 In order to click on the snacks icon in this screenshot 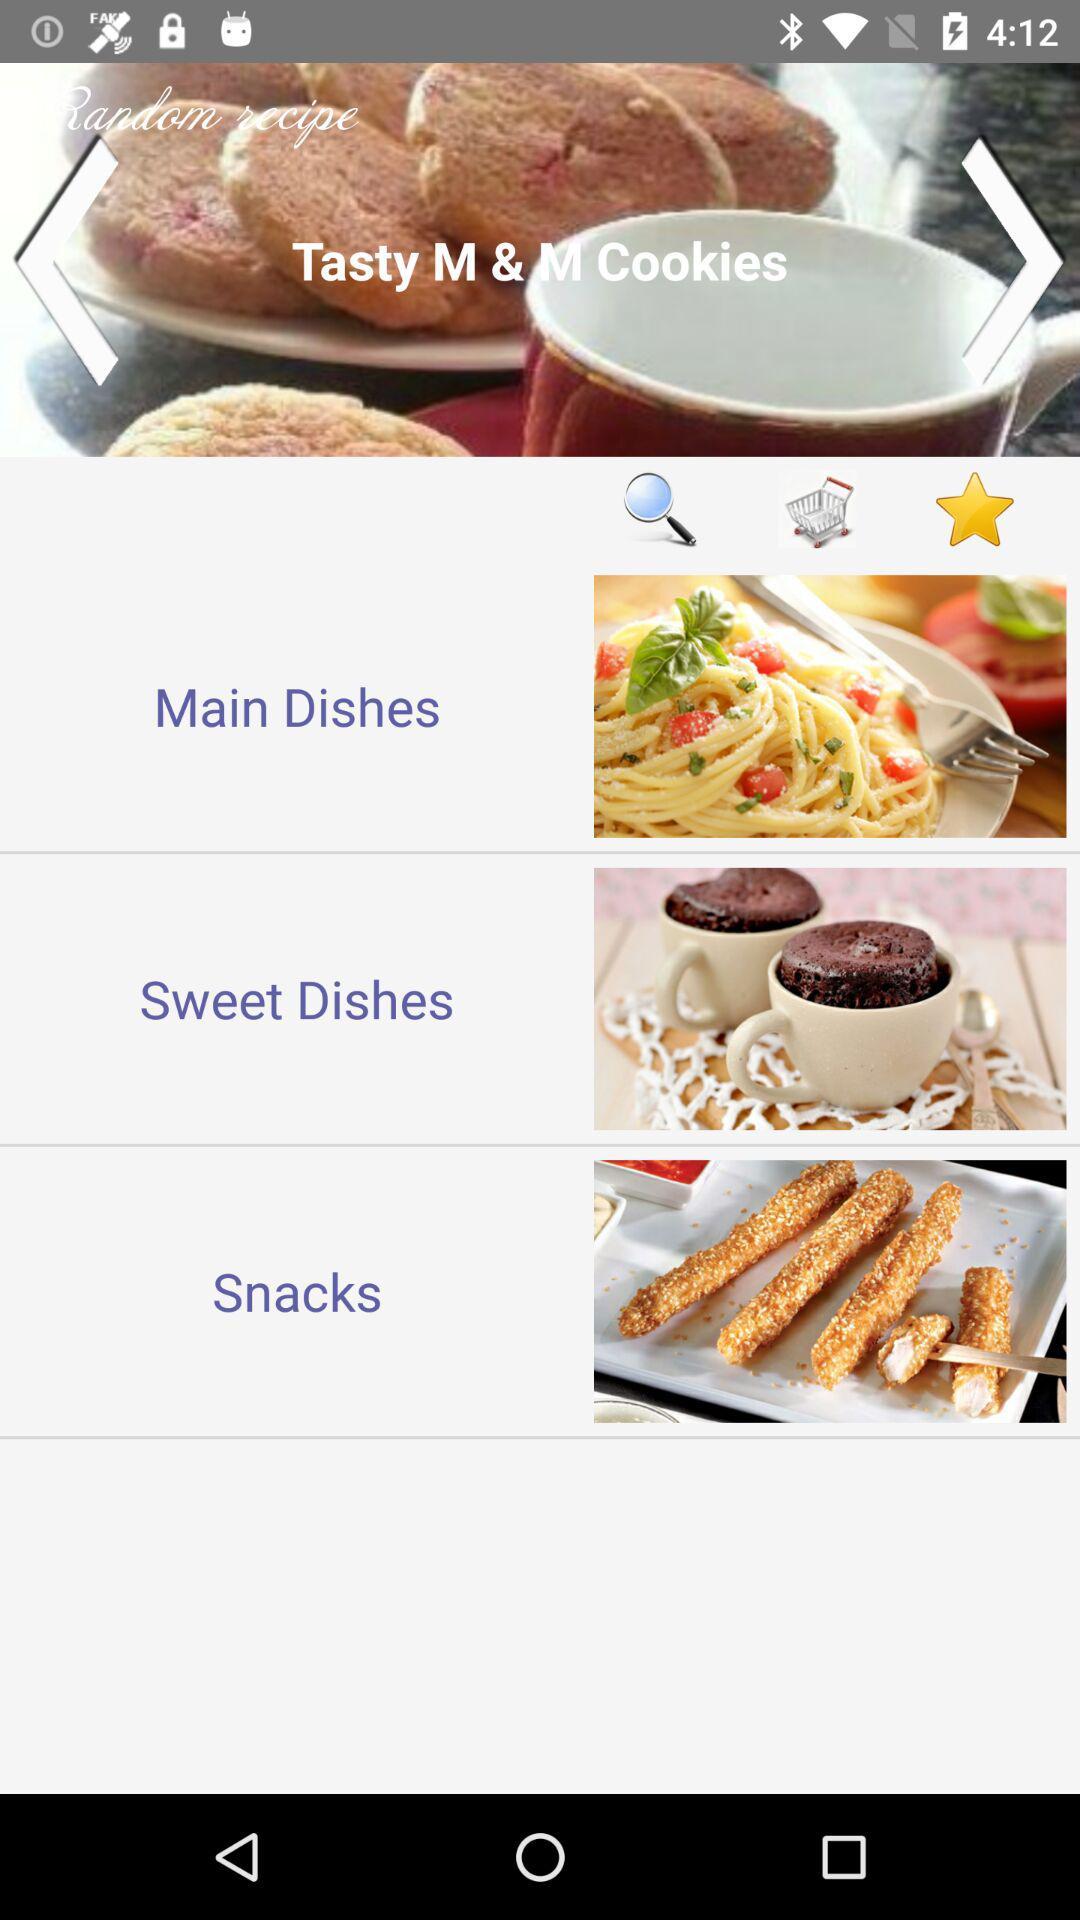, I will do `click(297, 1291)`.